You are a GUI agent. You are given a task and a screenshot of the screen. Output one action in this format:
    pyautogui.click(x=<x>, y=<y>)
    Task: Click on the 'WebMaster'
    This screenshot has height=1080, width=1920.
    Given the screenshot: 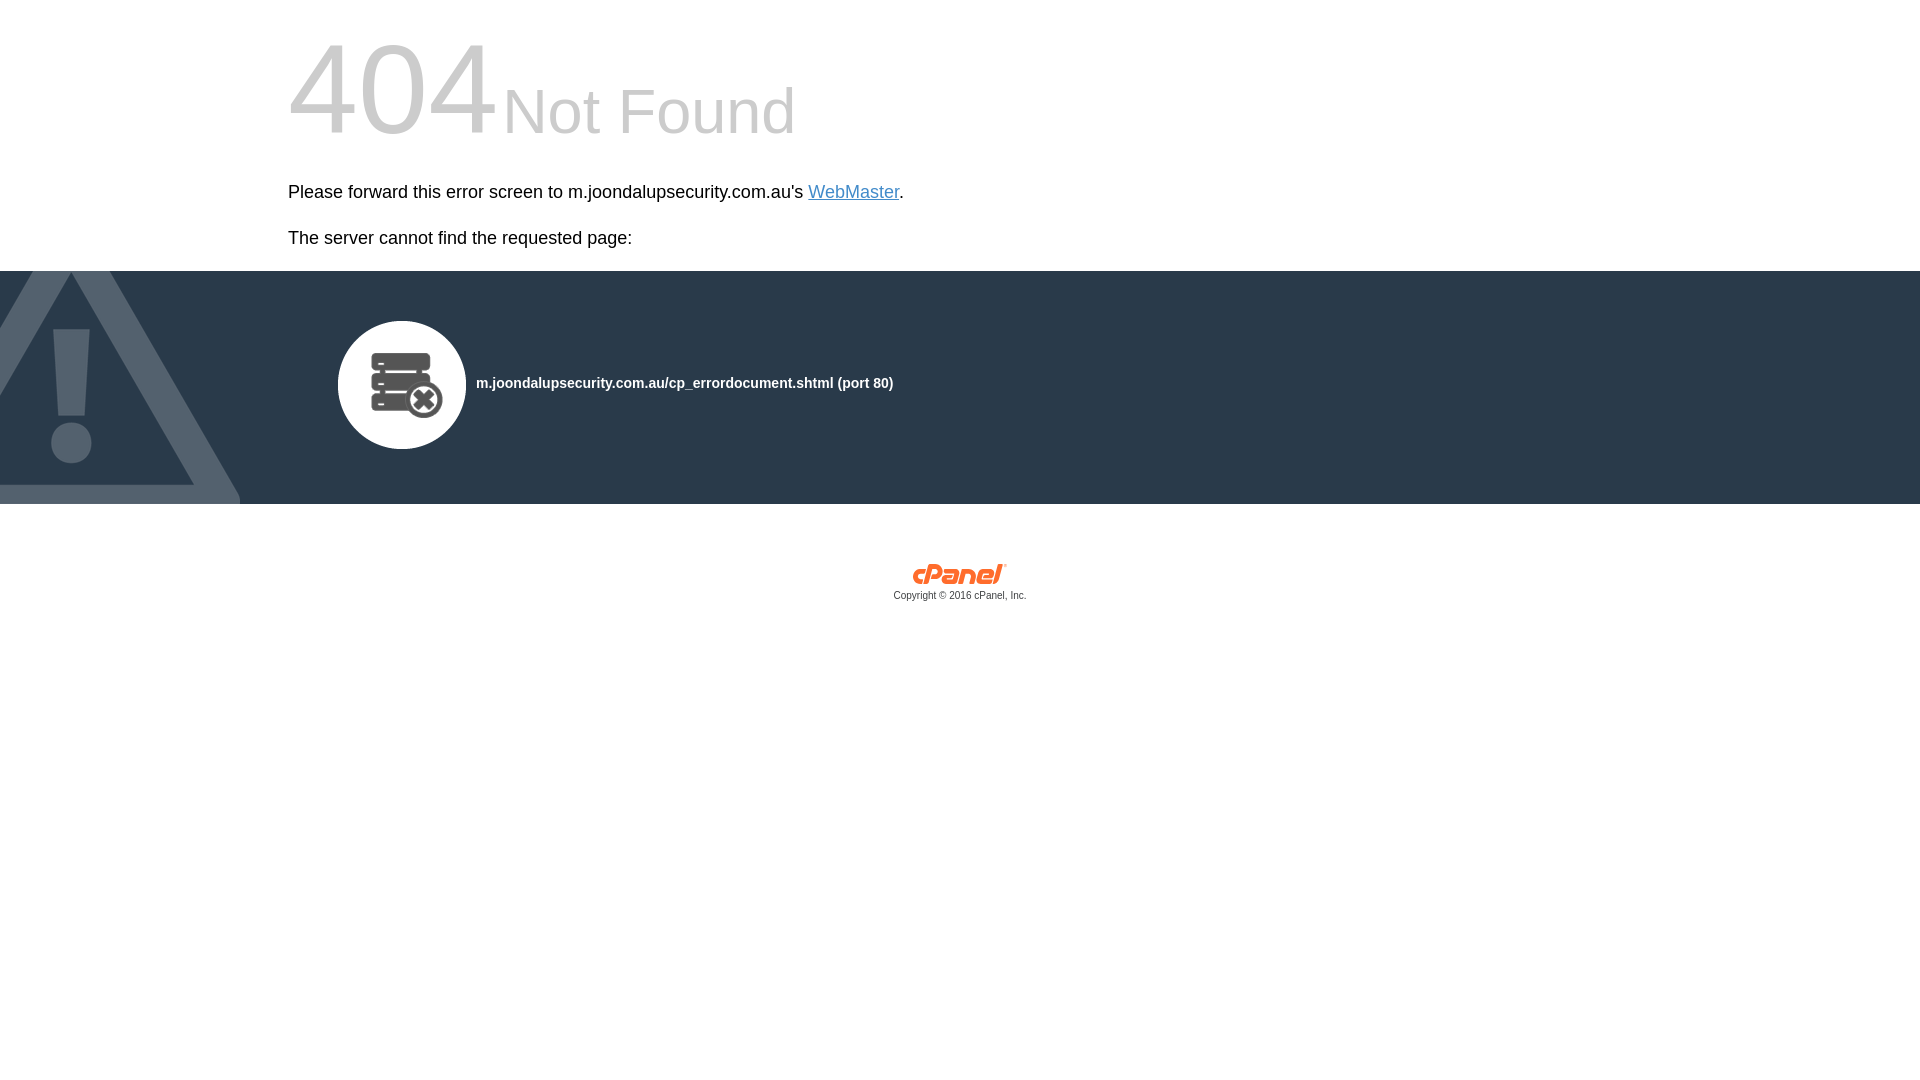 What is the action you would take?
    pyautogui.click(x=853, y=192)
    